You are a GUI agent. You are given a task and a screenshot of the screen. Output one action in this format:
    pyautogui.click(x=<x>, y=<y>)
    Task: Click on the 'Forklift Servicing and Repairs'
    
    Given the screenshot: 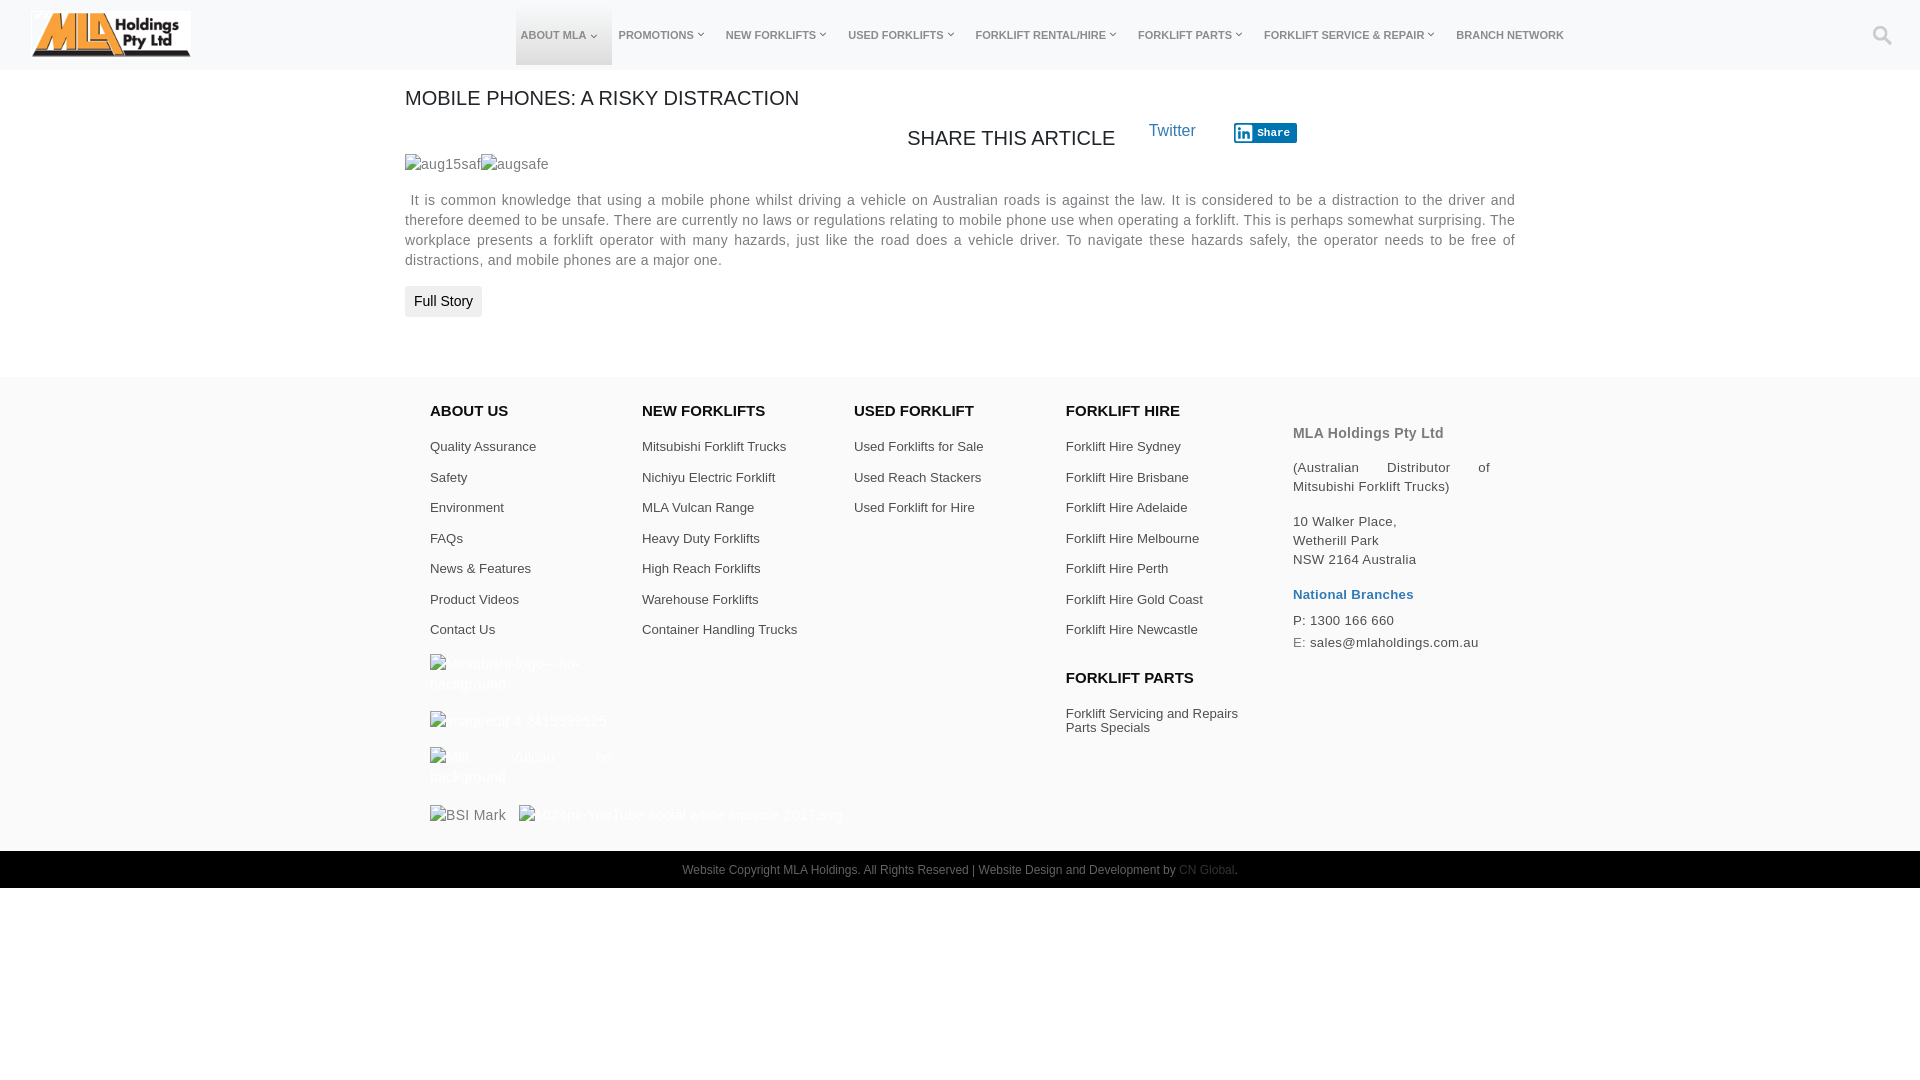 What is the action you would take?
    pyautogui.click(x=1152, y=712)
    